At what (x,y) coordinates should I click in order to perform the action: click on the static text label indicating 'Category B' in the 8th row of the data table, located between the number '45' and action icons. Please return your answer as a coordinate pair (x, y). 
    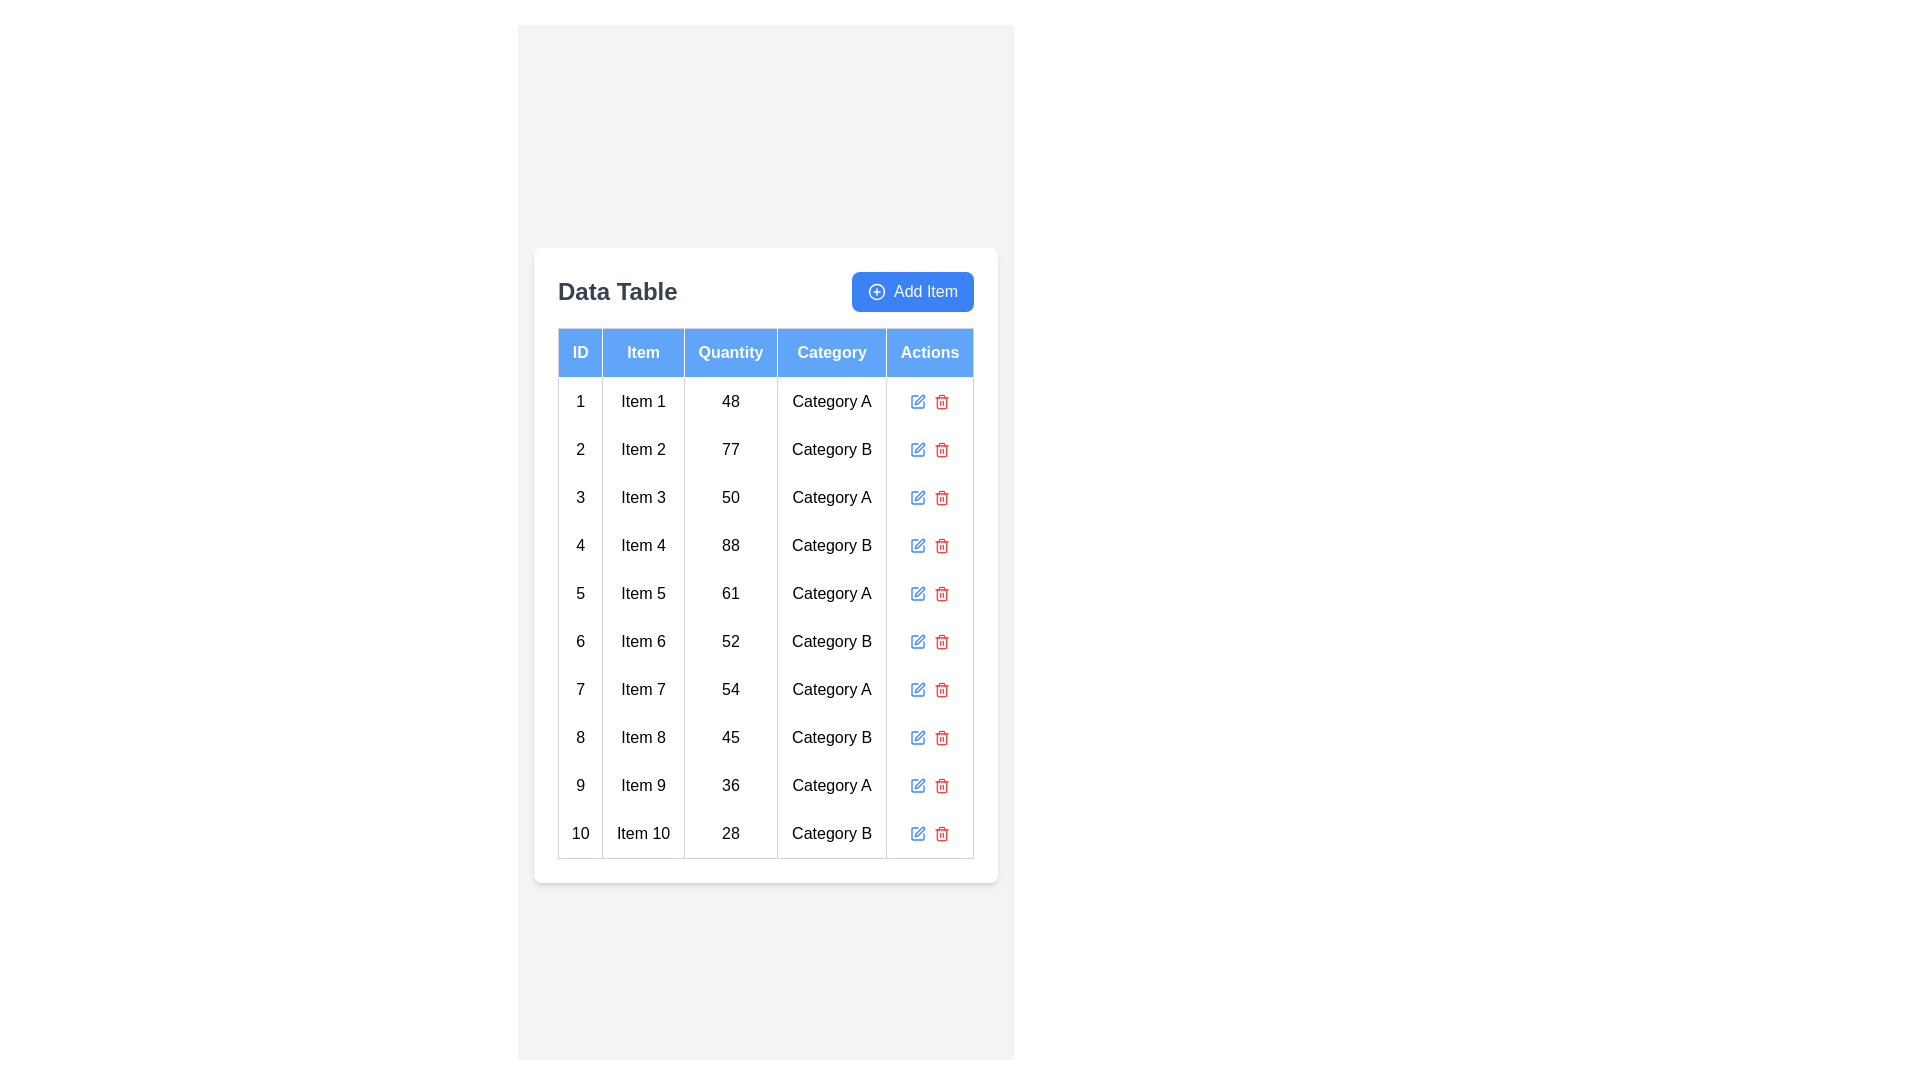
    Looking at the image, I should click on (832, 737).